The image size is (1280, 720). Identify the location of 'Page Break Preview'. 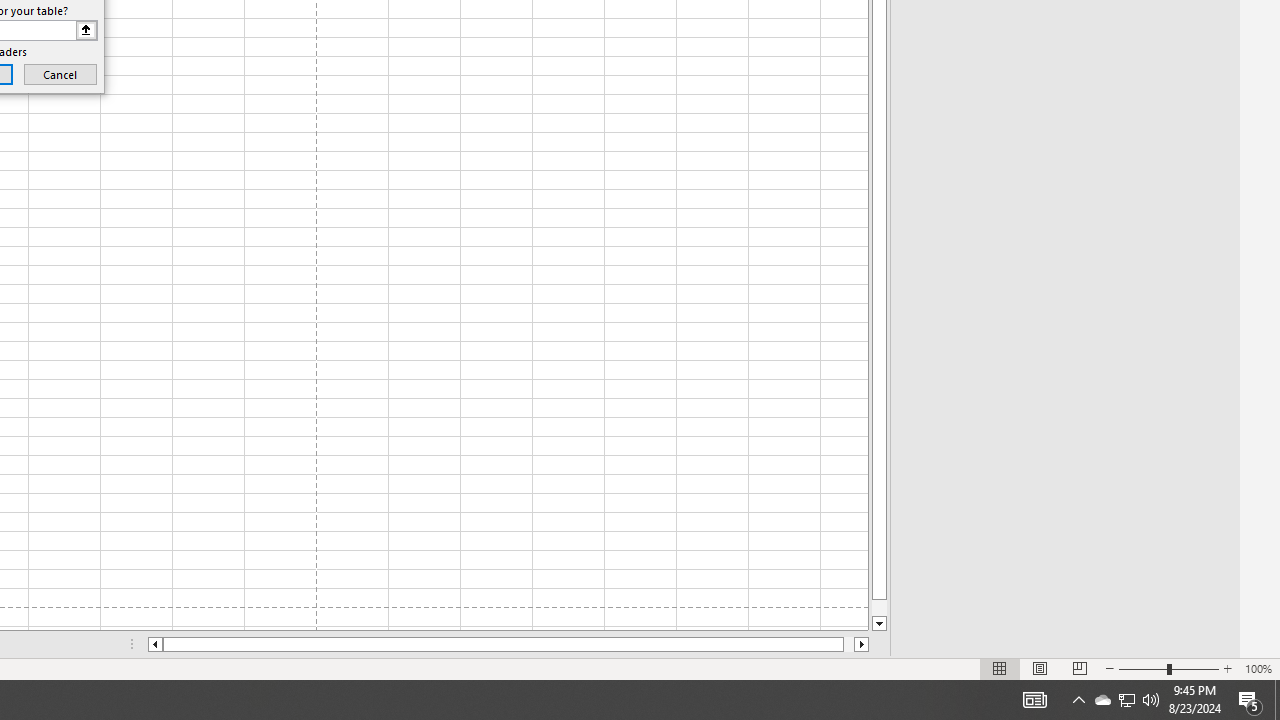
(1078, 669).